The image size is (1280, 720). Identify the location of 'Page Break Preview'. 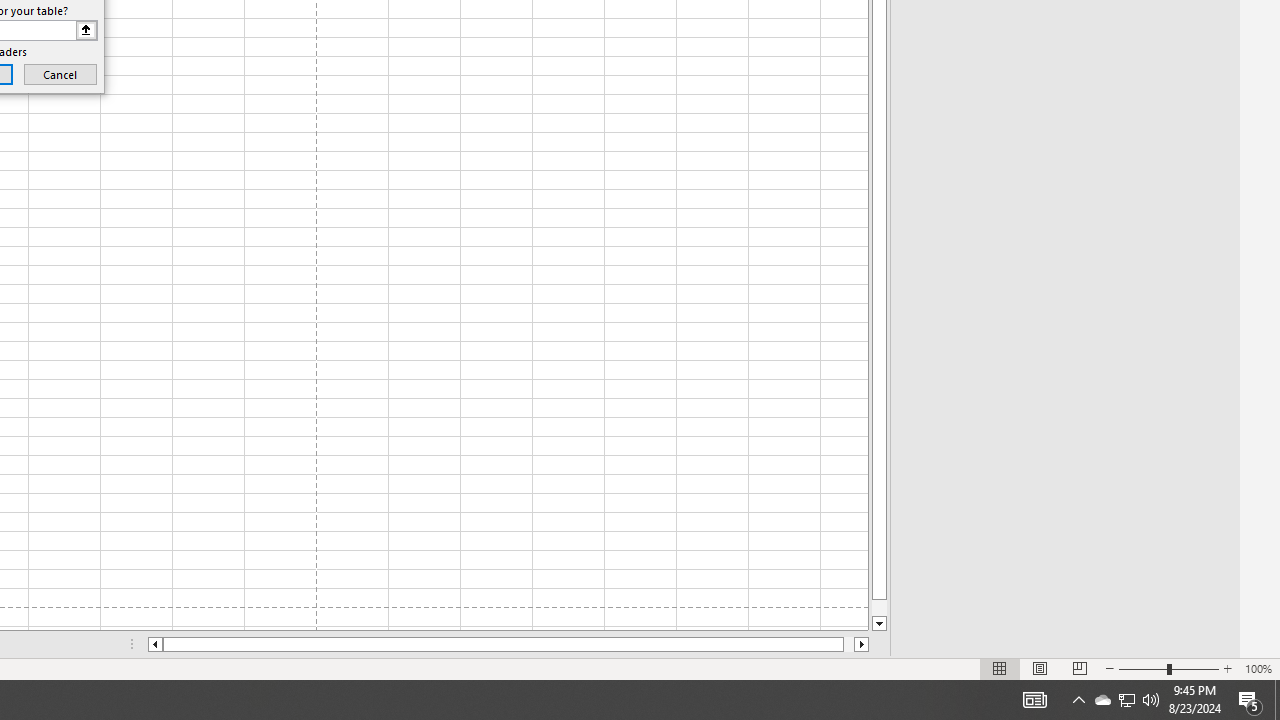
(1078, 669).